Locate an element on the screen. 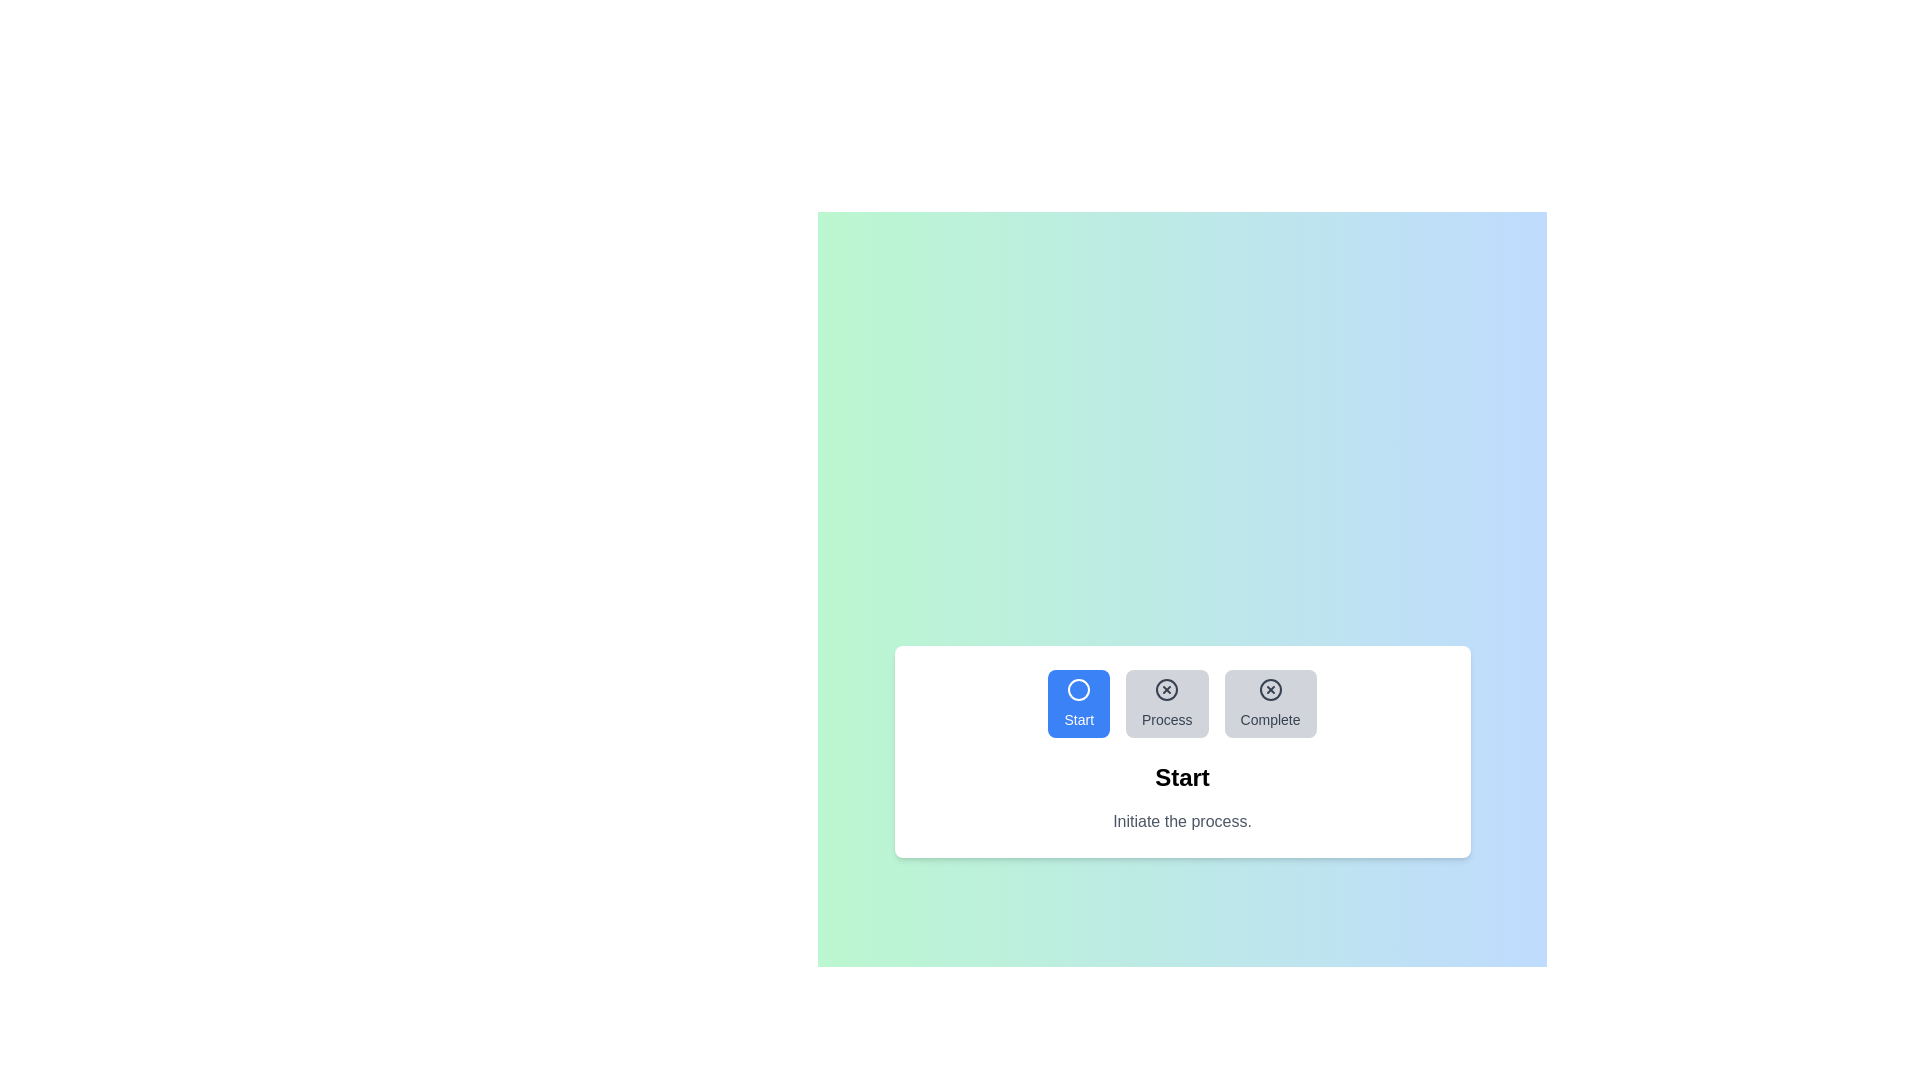 The height and width of the screenshot is (1080, 1920). the static text element that provides additional information related to the 'Start' section, located below the 'Start' text is located at coordinates (1182, 821).